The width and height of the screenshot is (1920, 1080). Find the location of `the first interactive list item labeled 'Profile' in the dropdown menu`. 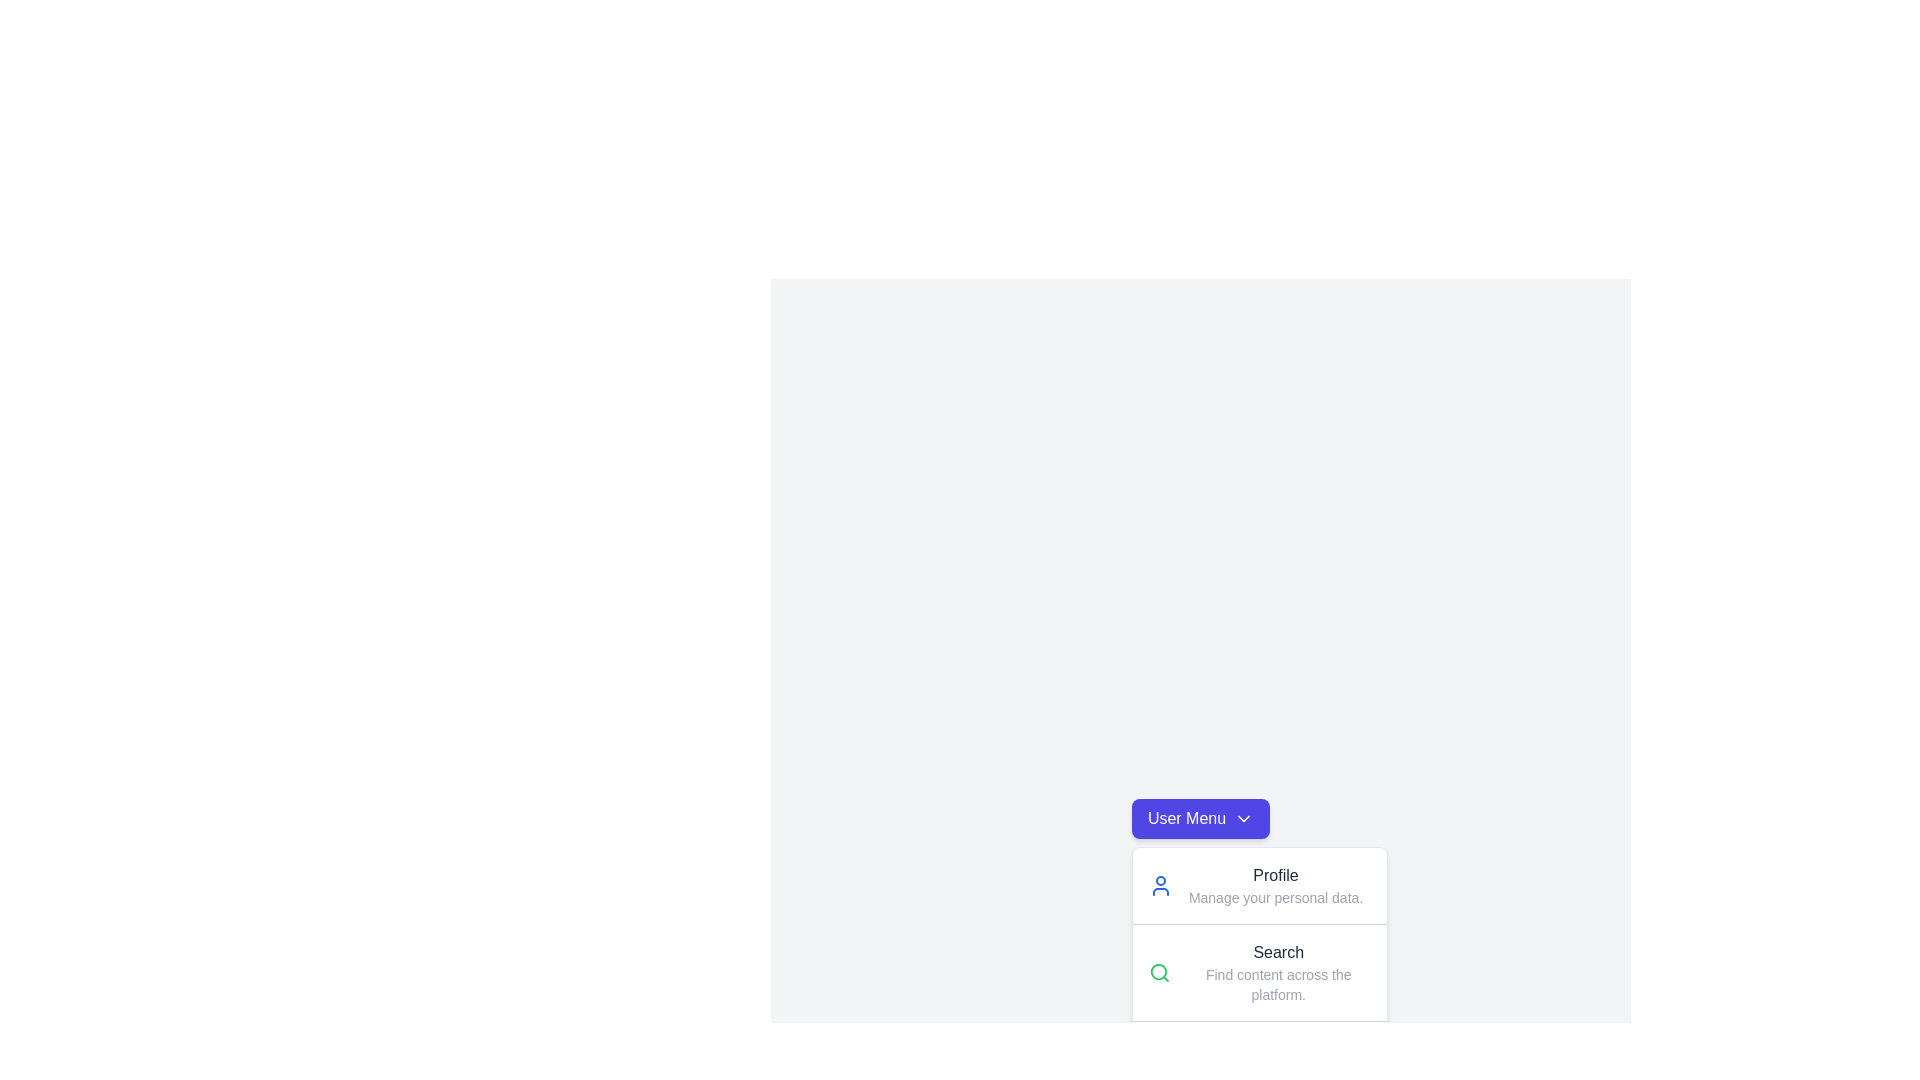

the first interactive list item labeled 'Profile' in the dropdown menu is located at coordinates (1258, 885).